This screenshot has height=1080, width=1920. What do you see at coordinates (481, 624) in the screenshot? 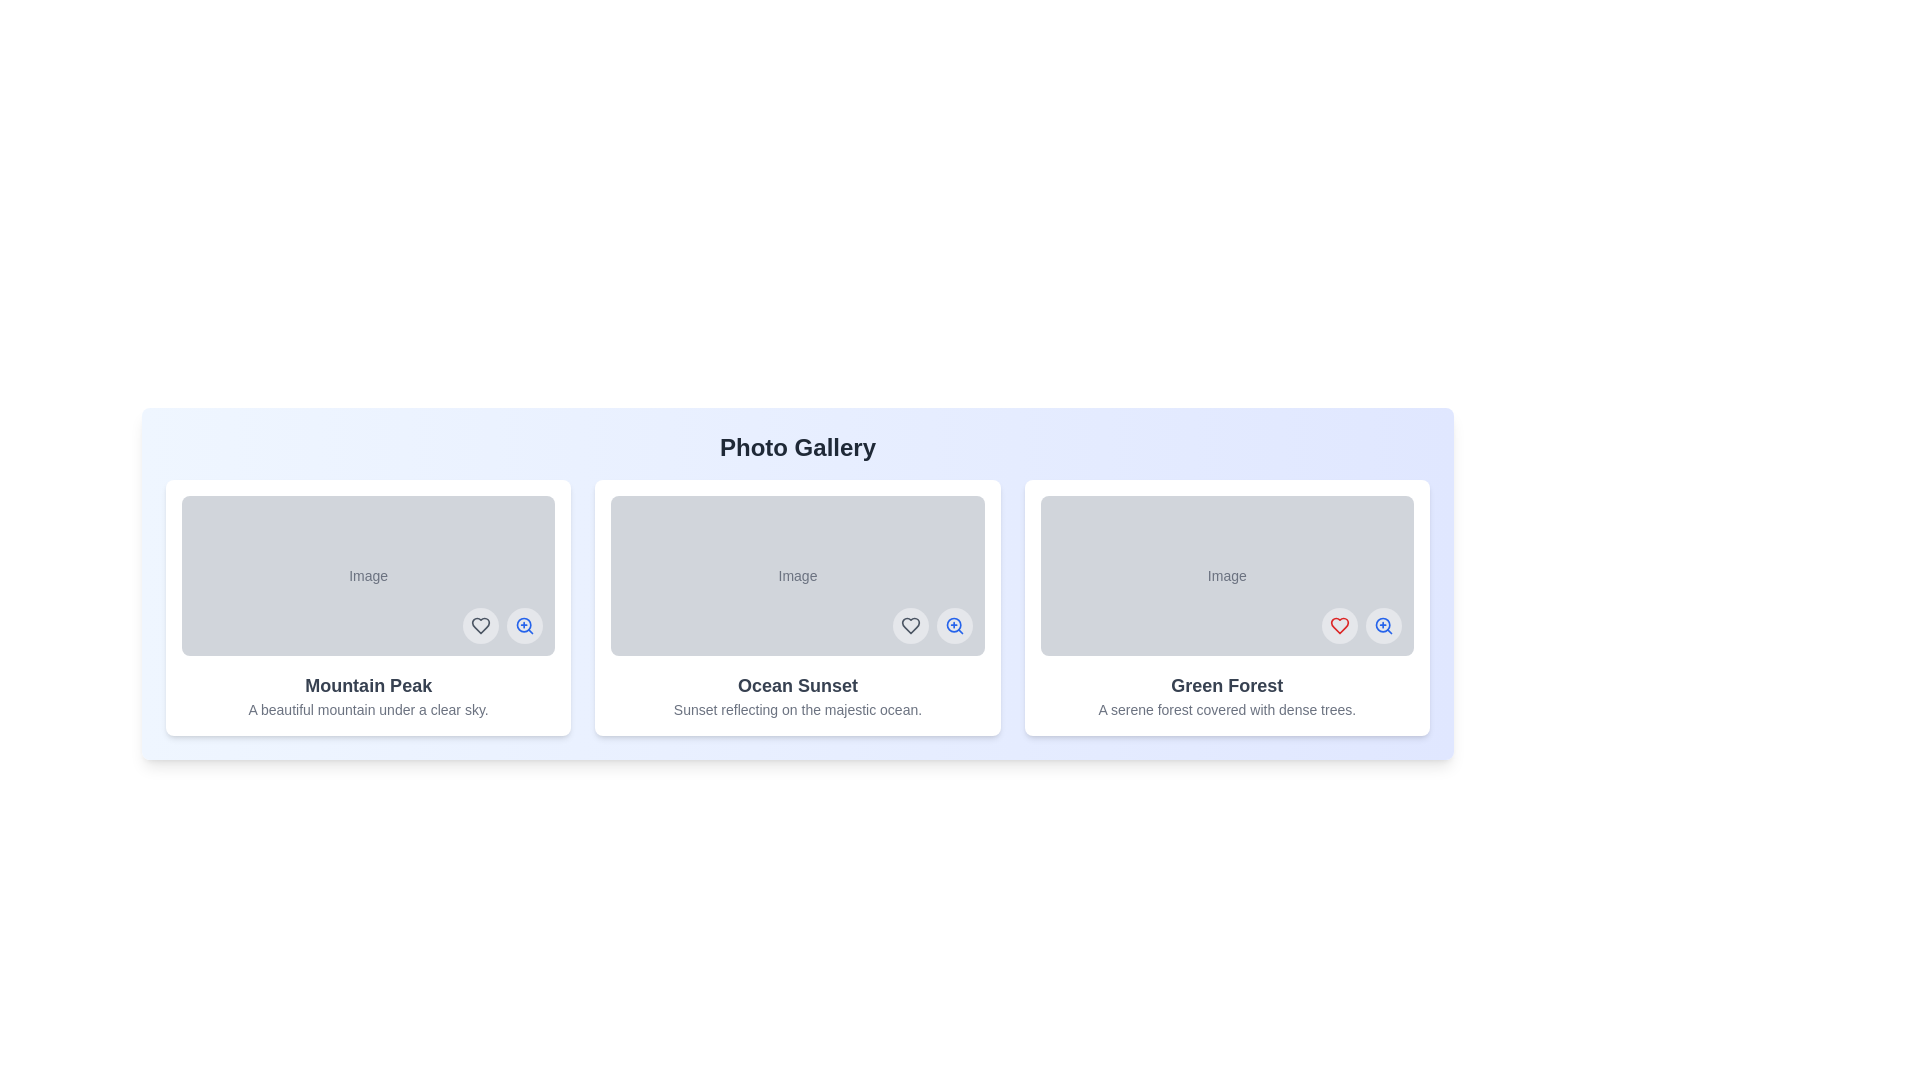
I see `'like' button for the image titled 'Mountain Peak' to toggle its liked state` at bounding box center [481, 624].